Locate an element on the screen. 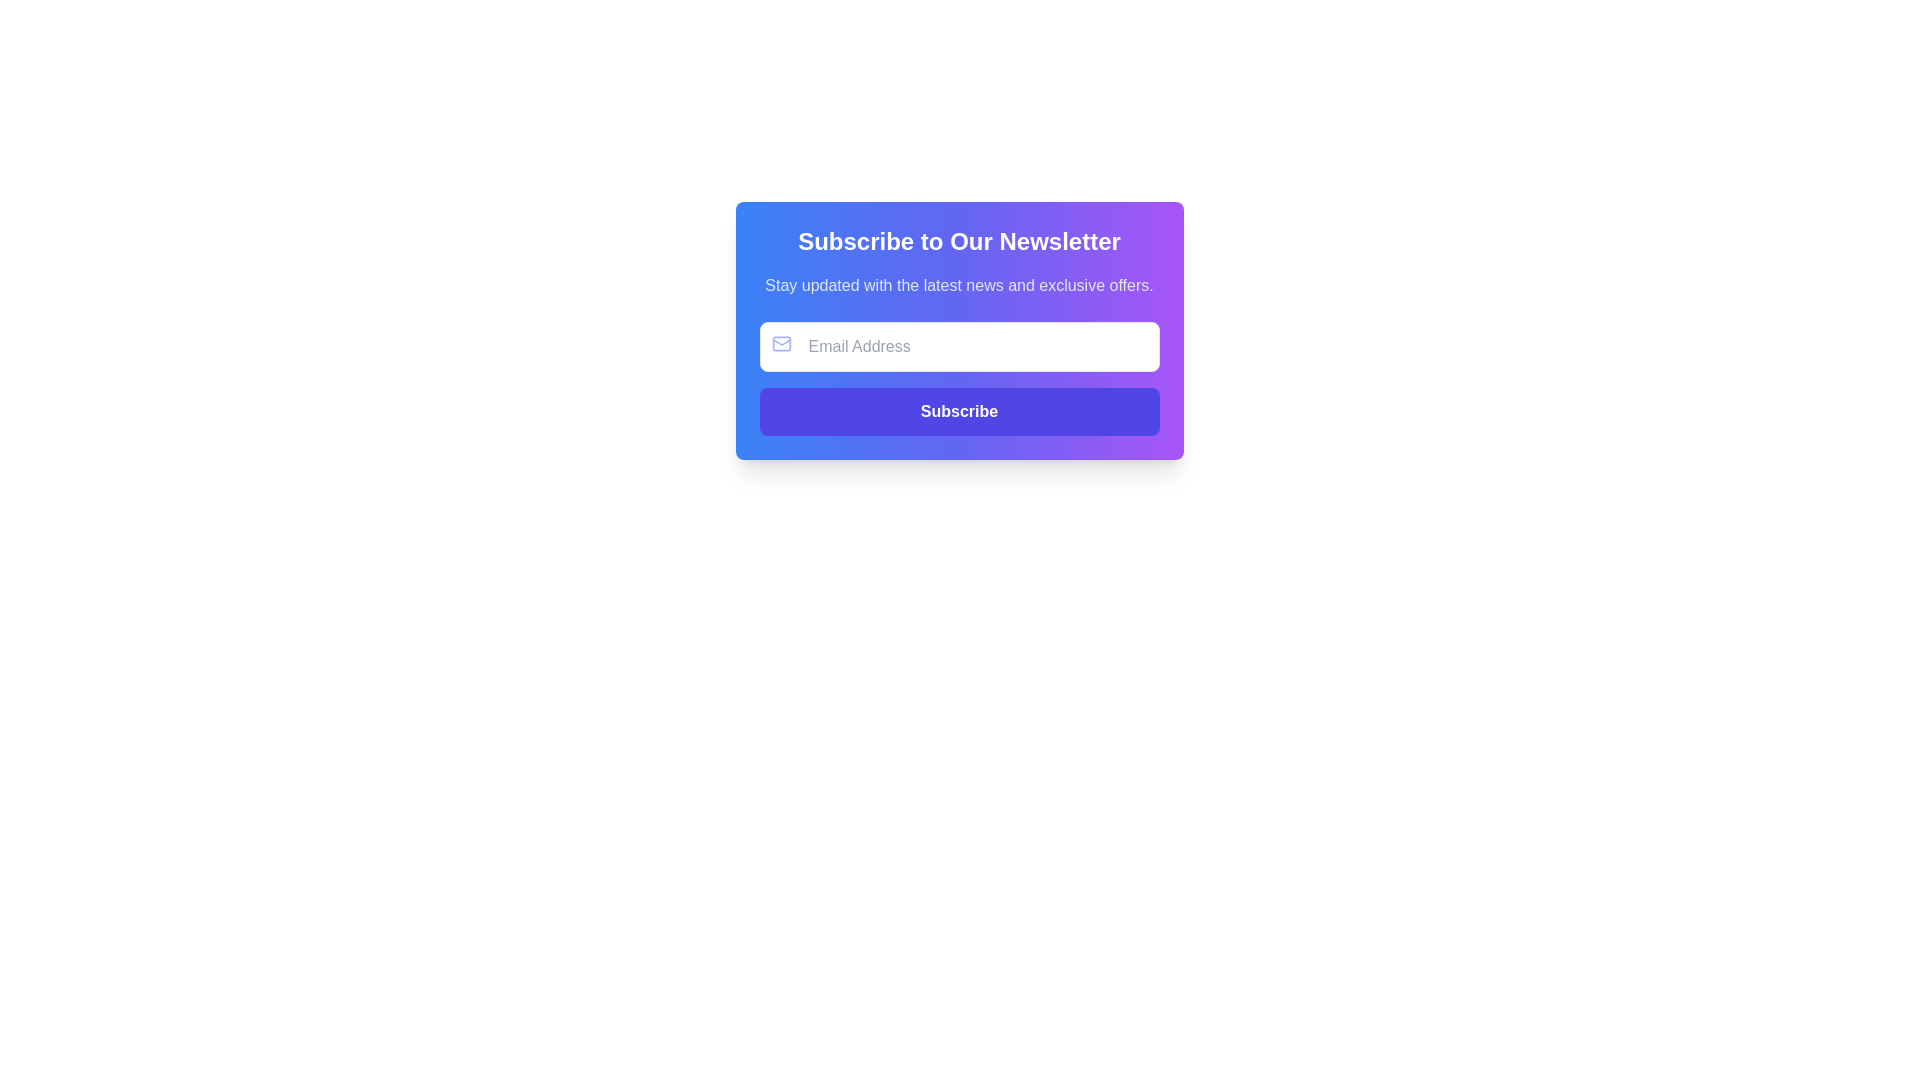 Image resolution: width=1920 pixels, height=1080 pixels. the 'Subscribe to Our Newsletter' text header, which is a bold white font centered at the top of a colorful card with a blue to purple gradient background is located at coordinates (958, 241).